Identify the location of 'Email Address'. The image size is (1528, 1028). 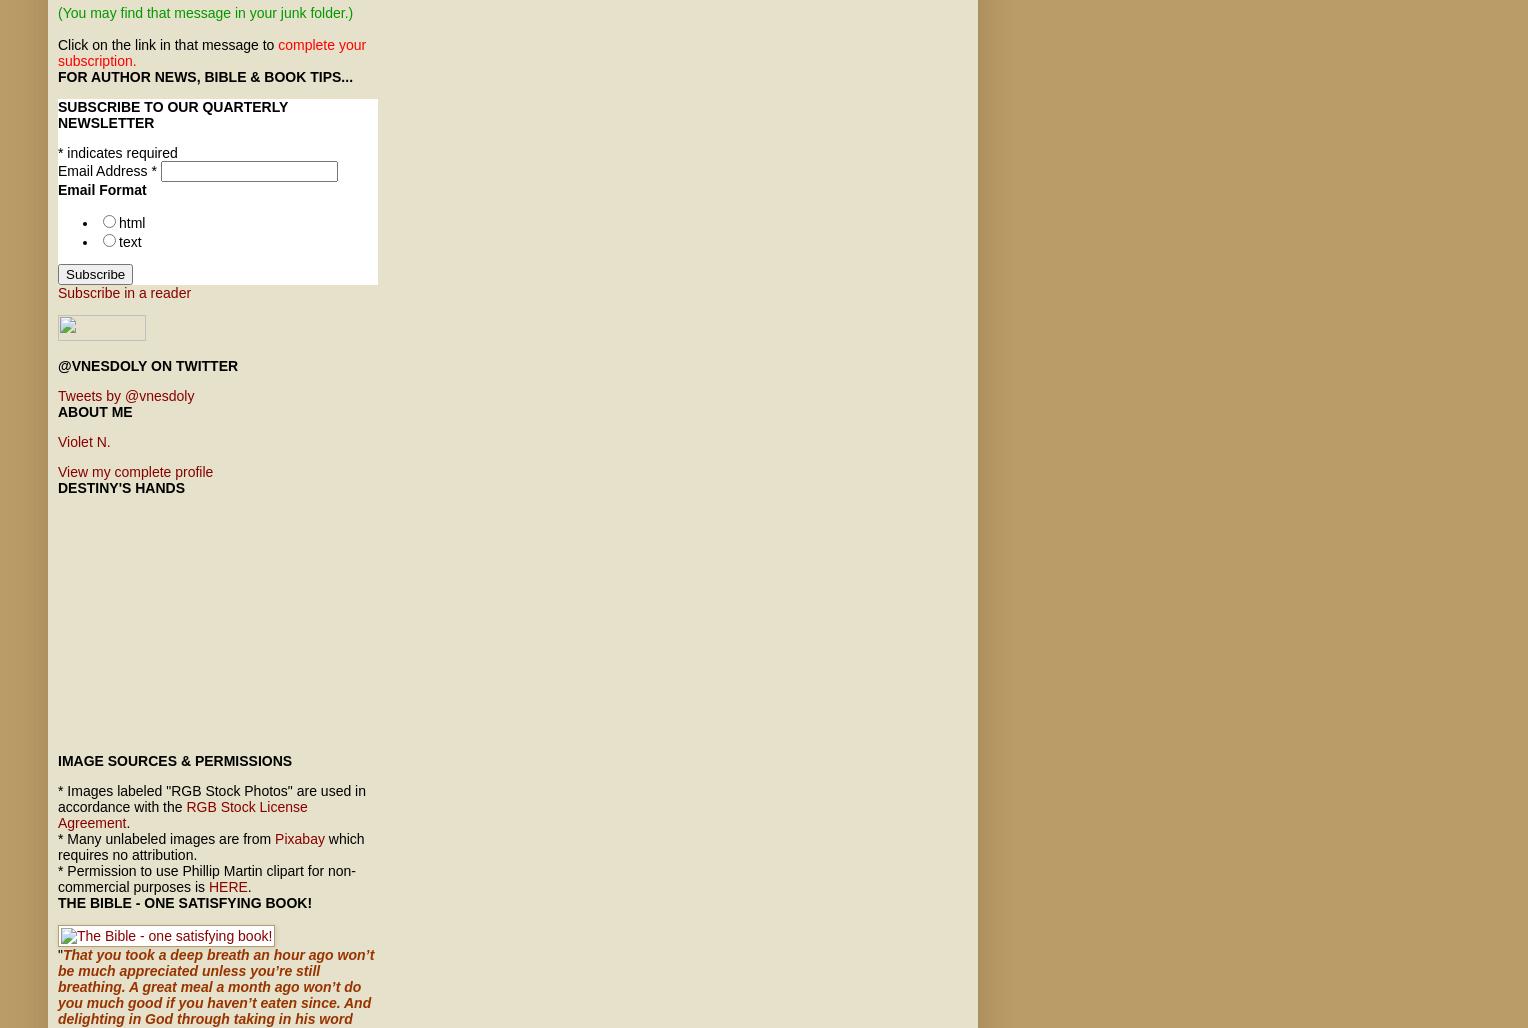
(103, 170).